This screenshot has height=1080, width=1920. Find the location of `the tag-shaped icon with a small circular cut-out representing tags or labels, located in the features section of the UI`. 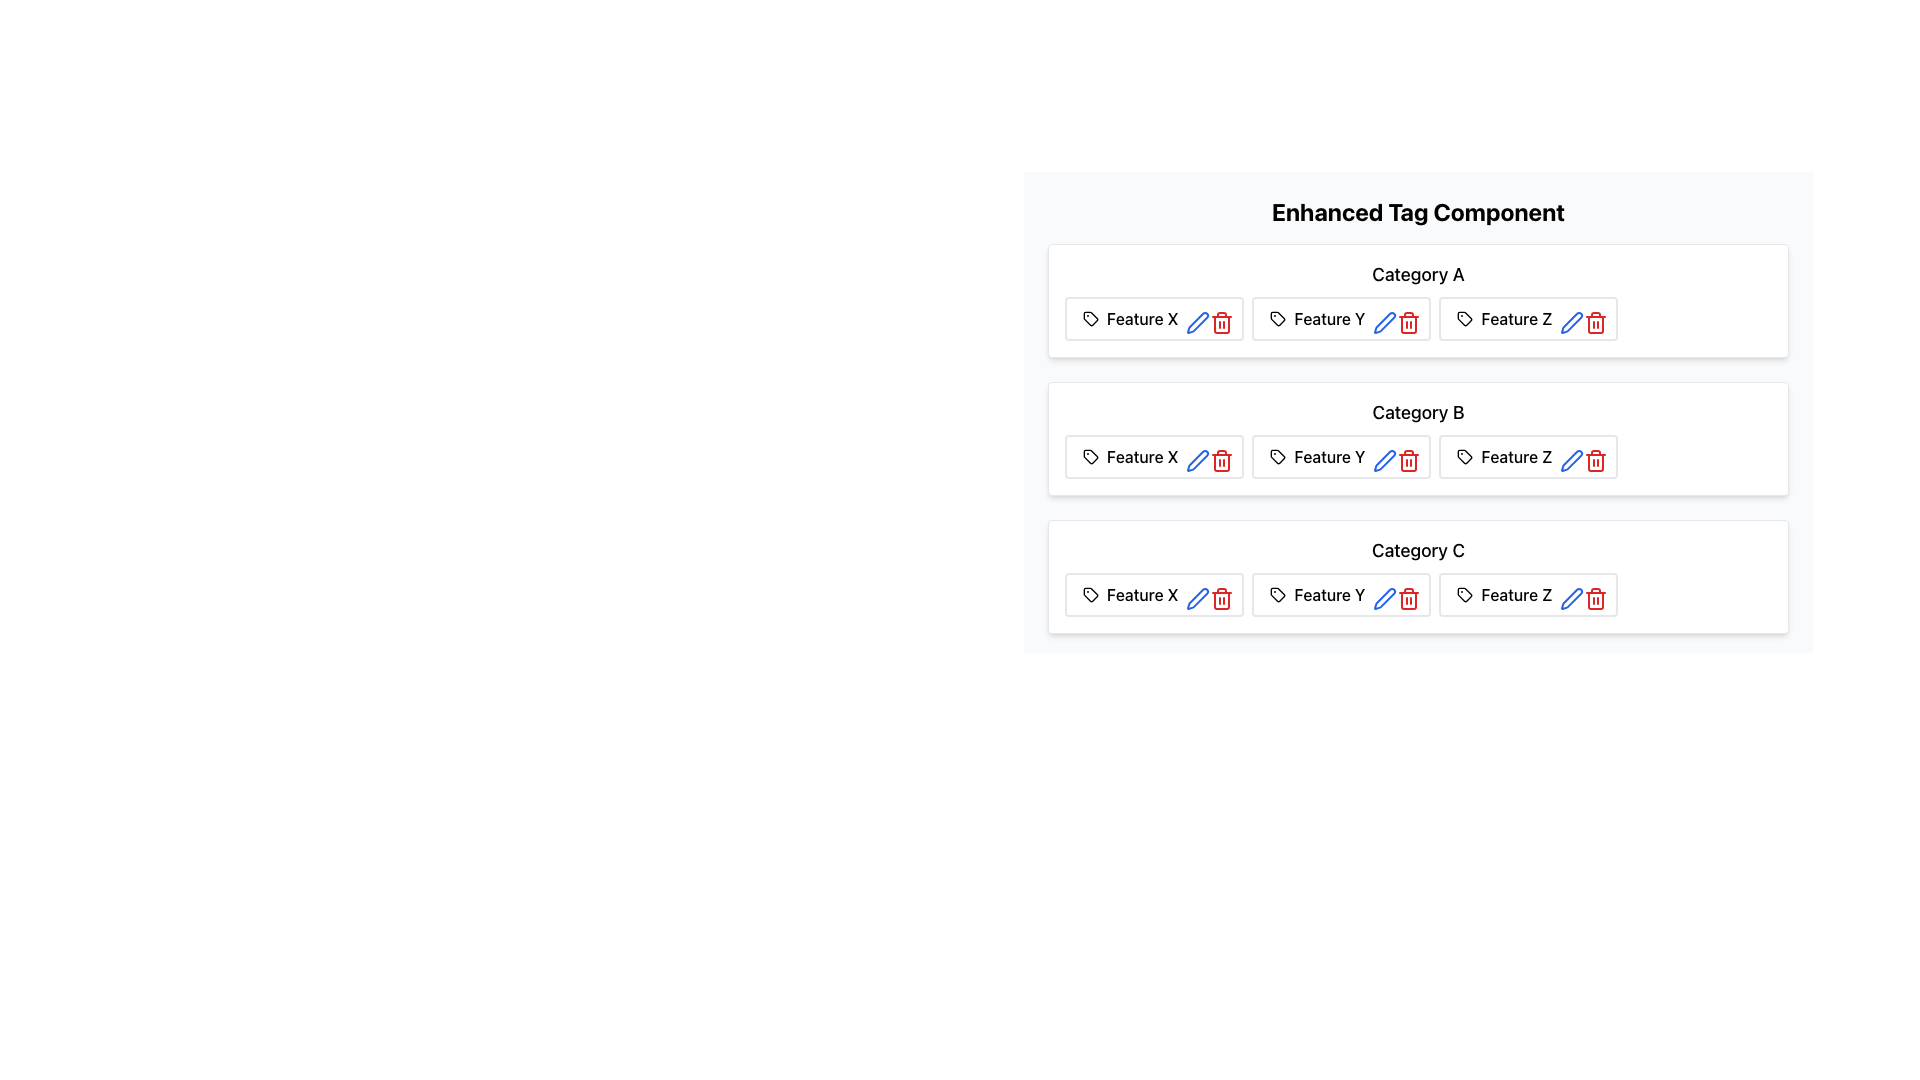

the tag-shaped icon with a small circular cut-out representing tags or labels, located in the features section of the UI is located at coordinates (1465, 456).